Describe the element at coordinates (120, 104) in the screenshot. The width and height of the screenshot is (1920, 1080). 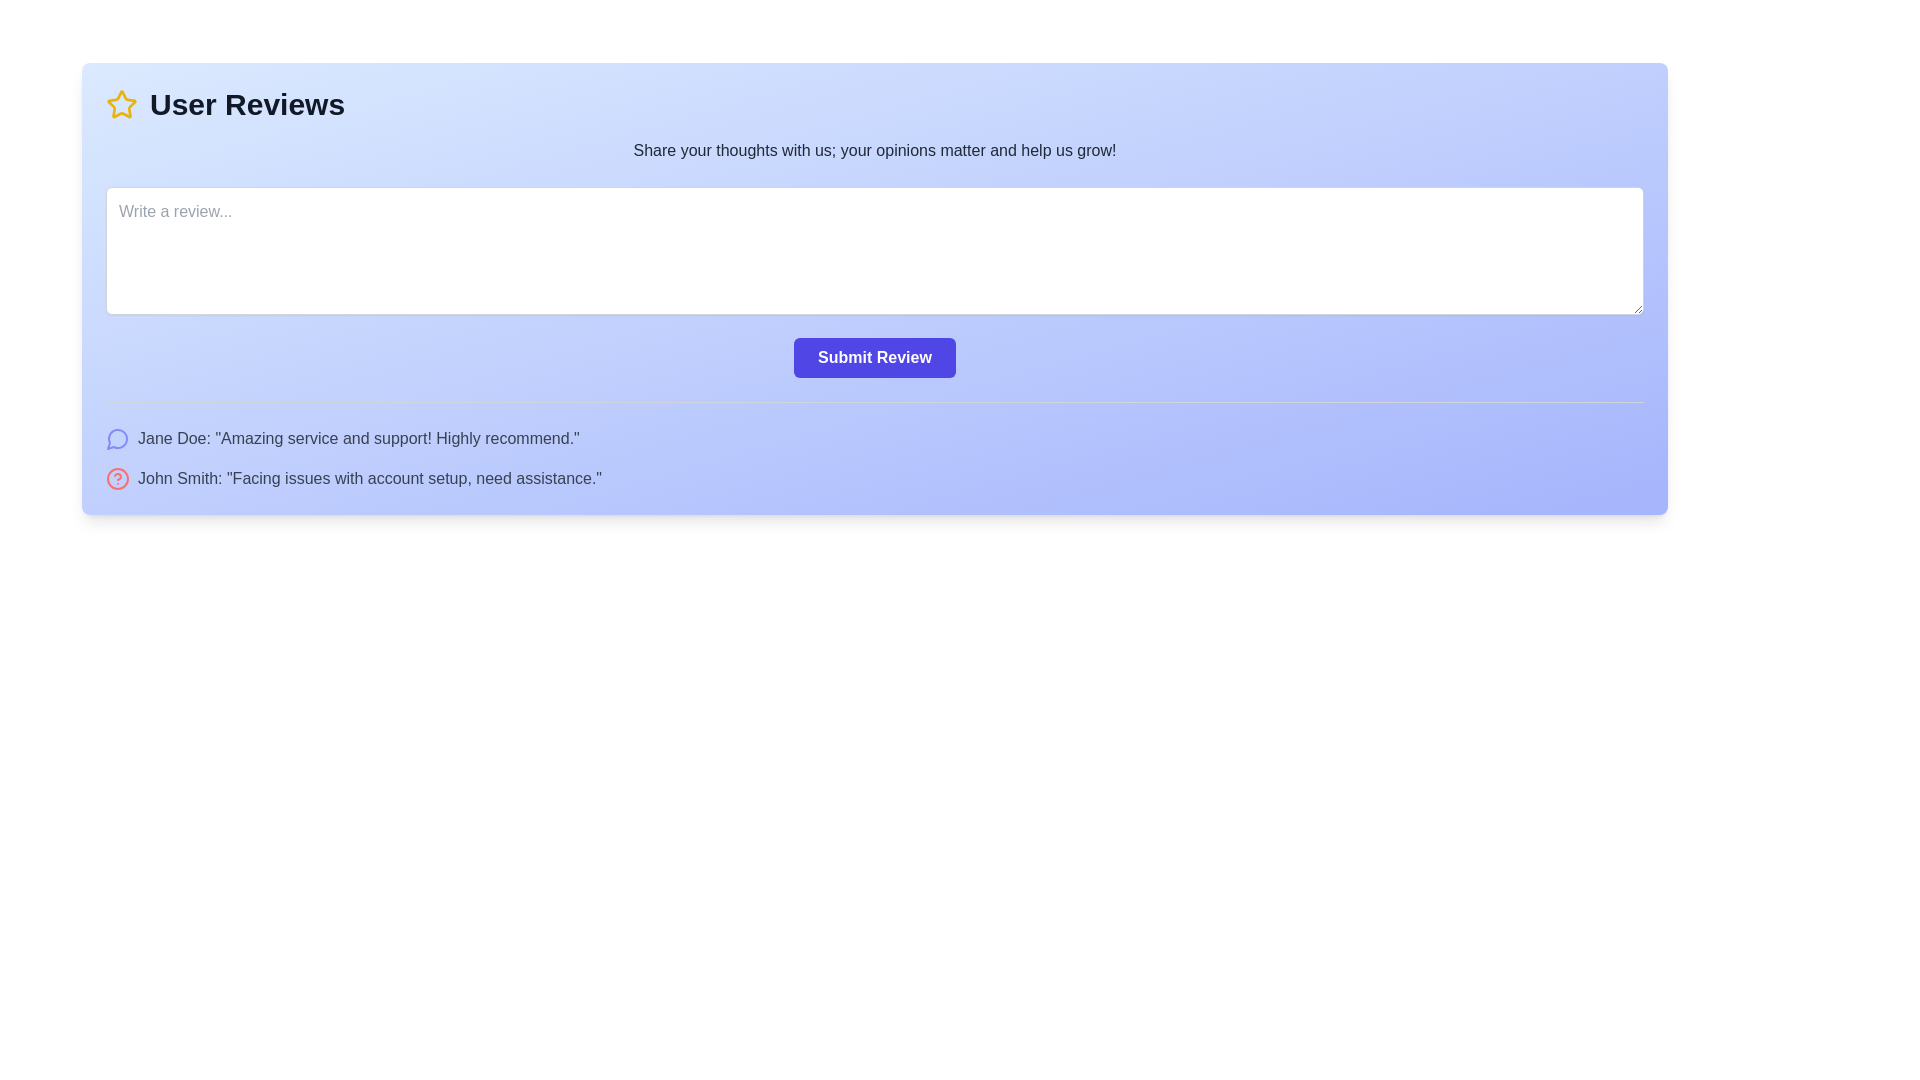
I see `the star icon located at the top-left corner of the user review section, which serves as a visual indicator for user ratings or reviews` at that location.